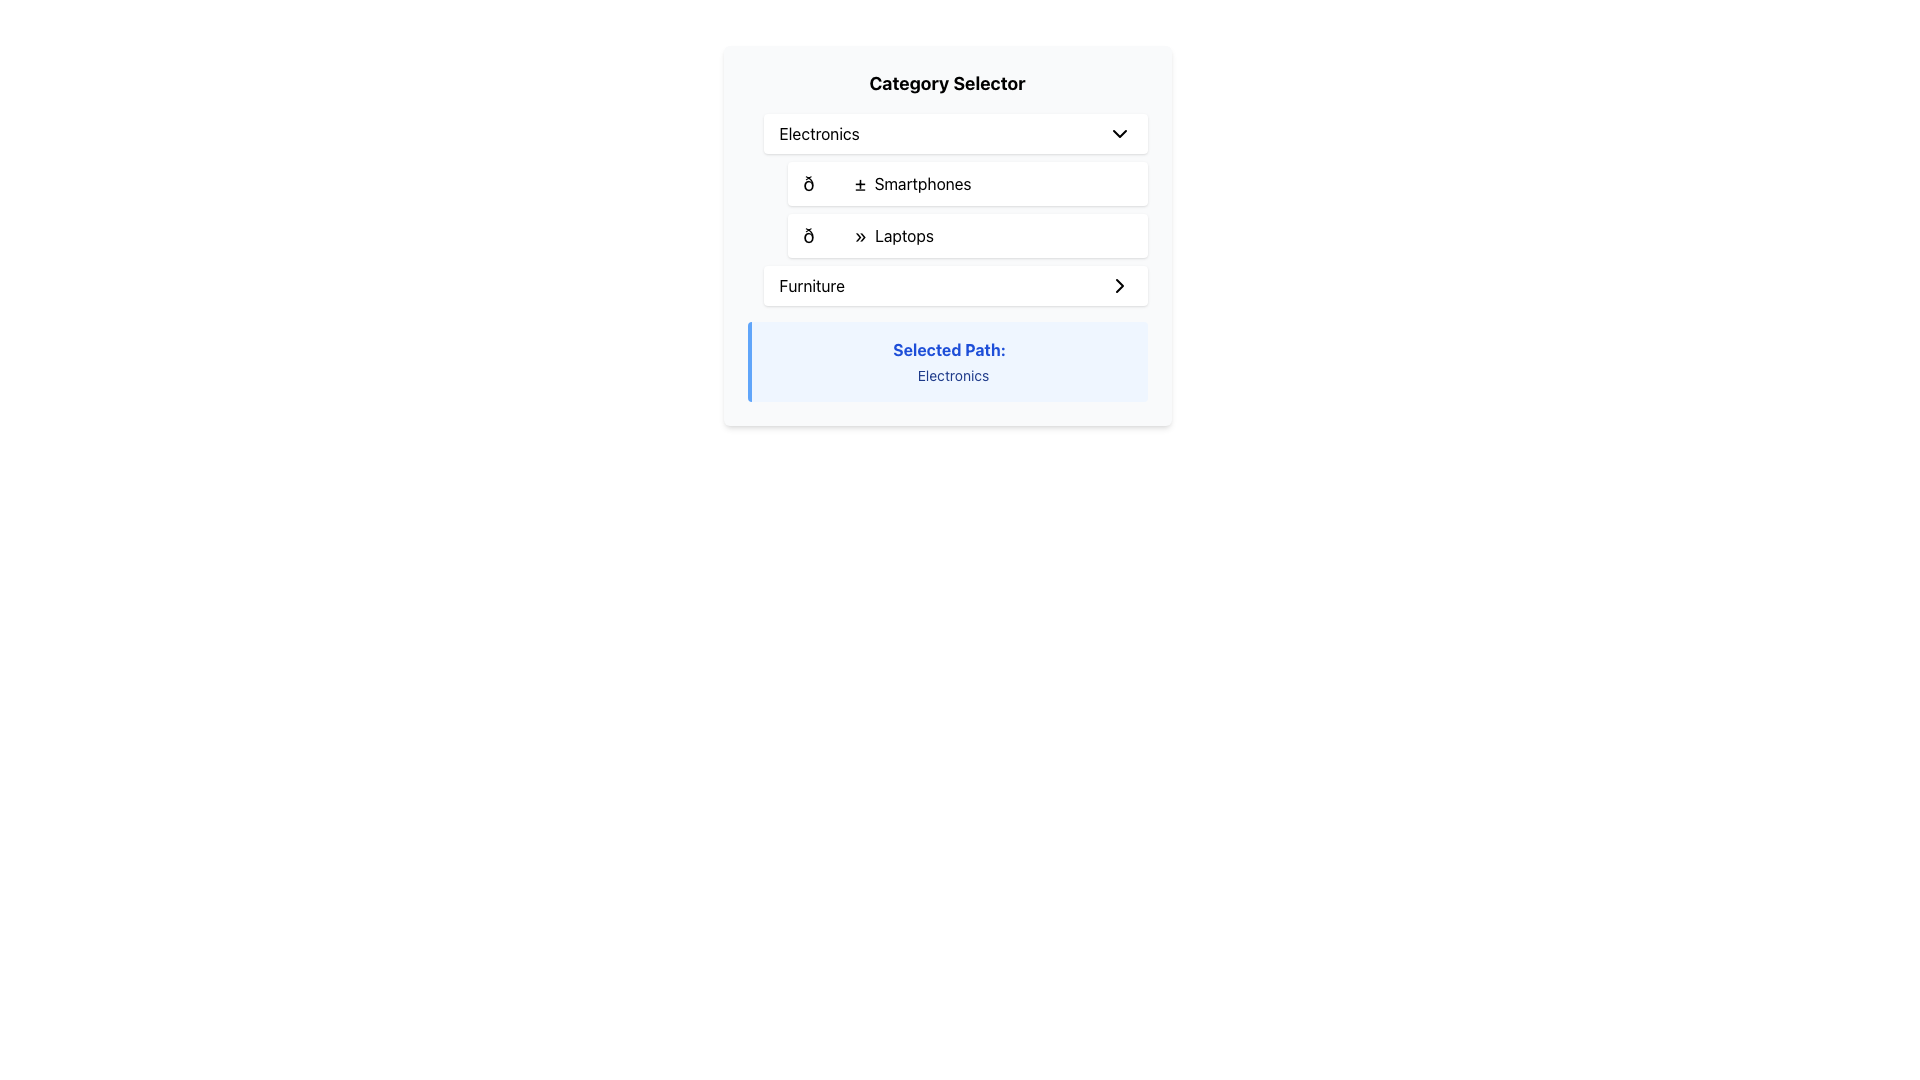 This screenshot has width=1920, height=1080. Describe the element at coordinates (967, 184) in the screenshot. I see `the 'Smartphones' category option located within the 'Electronics' category selector` at that location.